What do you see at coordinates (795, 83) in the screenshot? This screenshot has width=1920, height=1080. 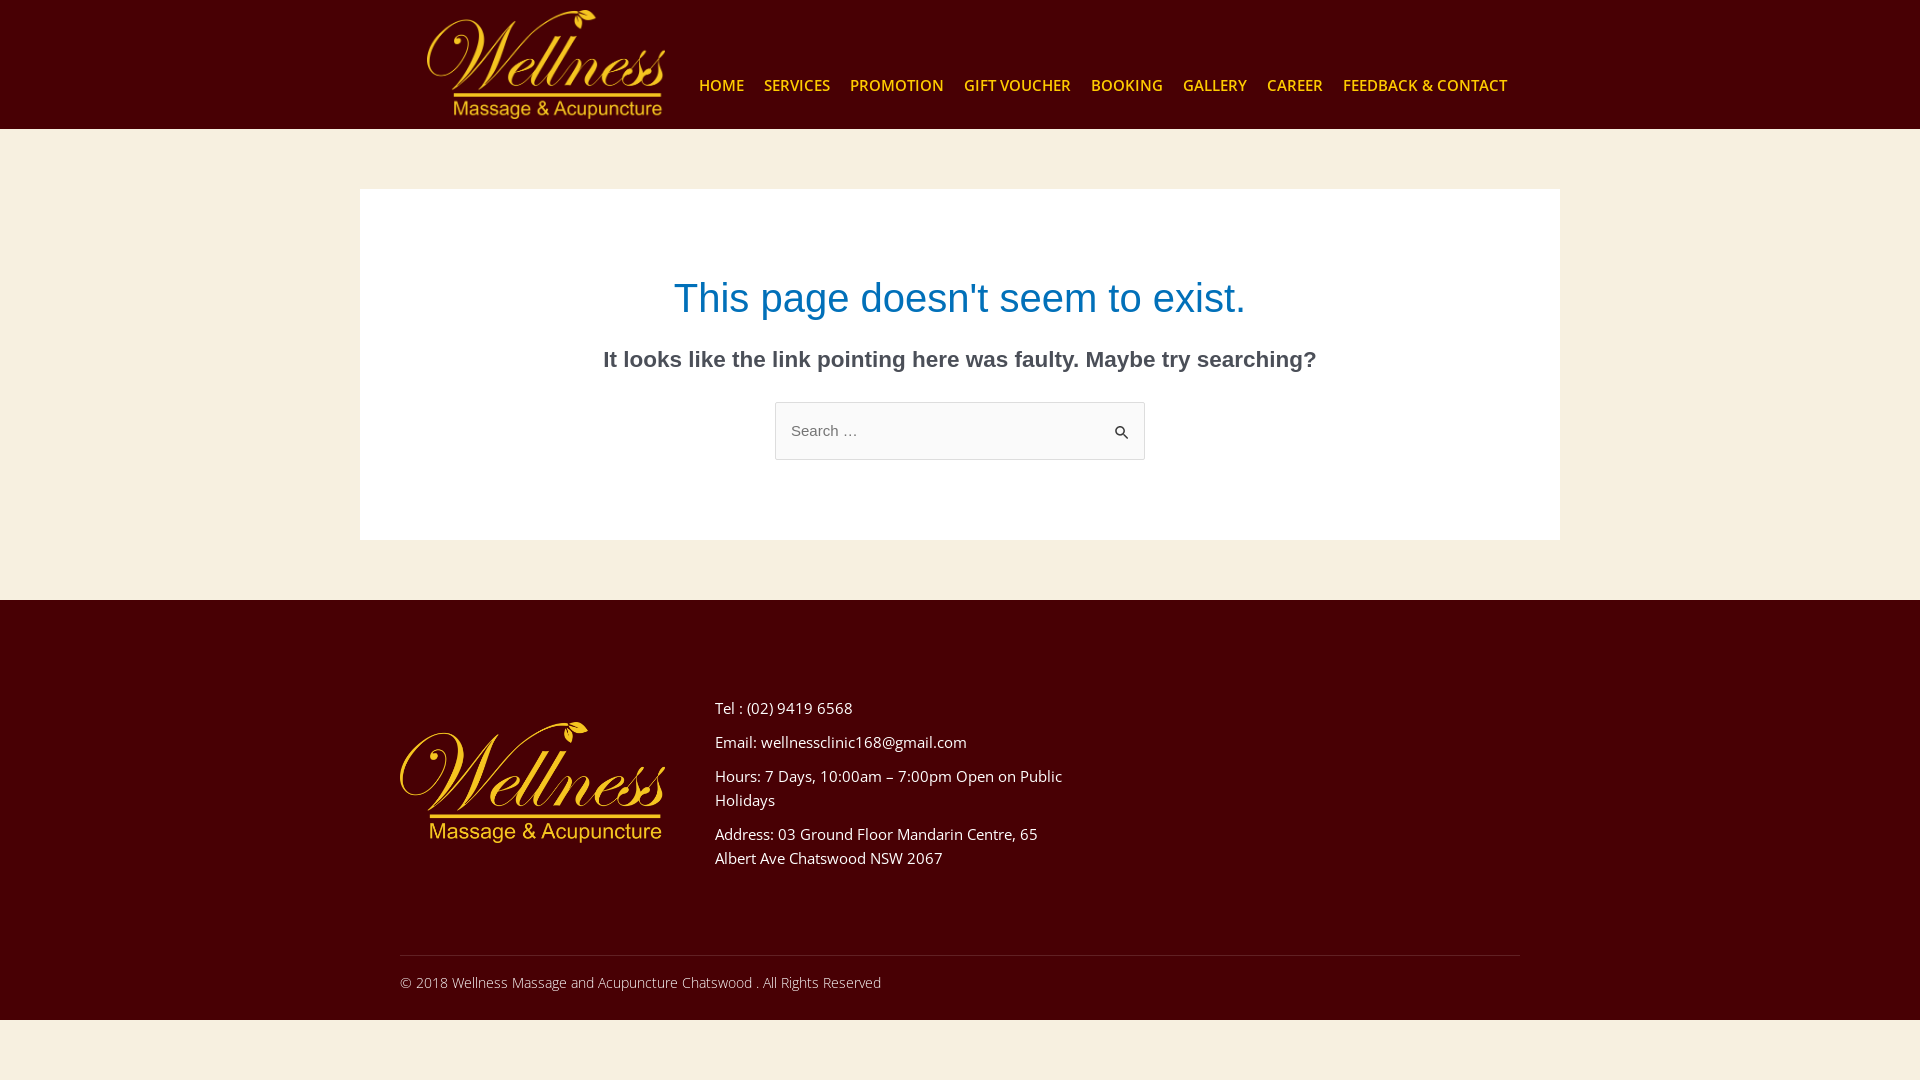 I see `'SERVICES'` at bounding box center [795, 83].